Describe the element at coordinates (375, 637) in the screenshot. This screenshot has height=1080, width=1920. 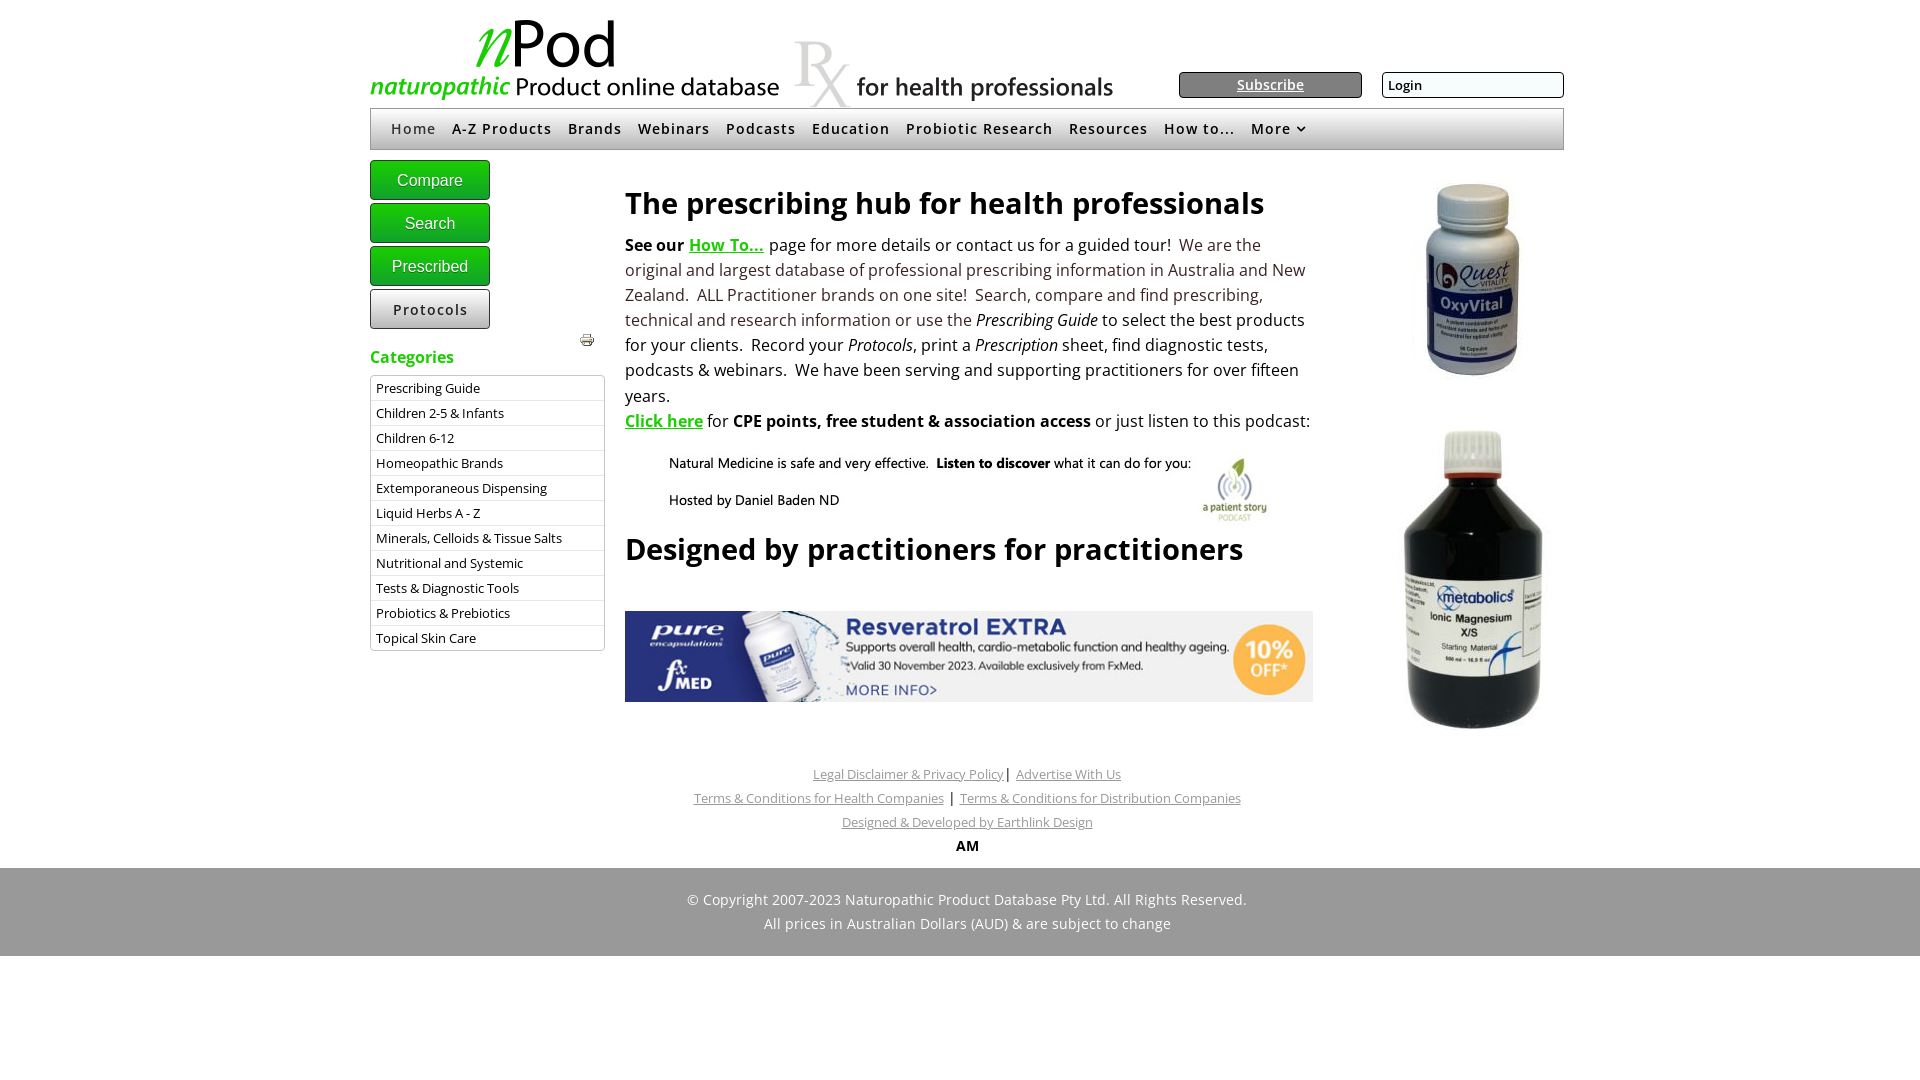
I see `'Topical Skin Care'` at that location.